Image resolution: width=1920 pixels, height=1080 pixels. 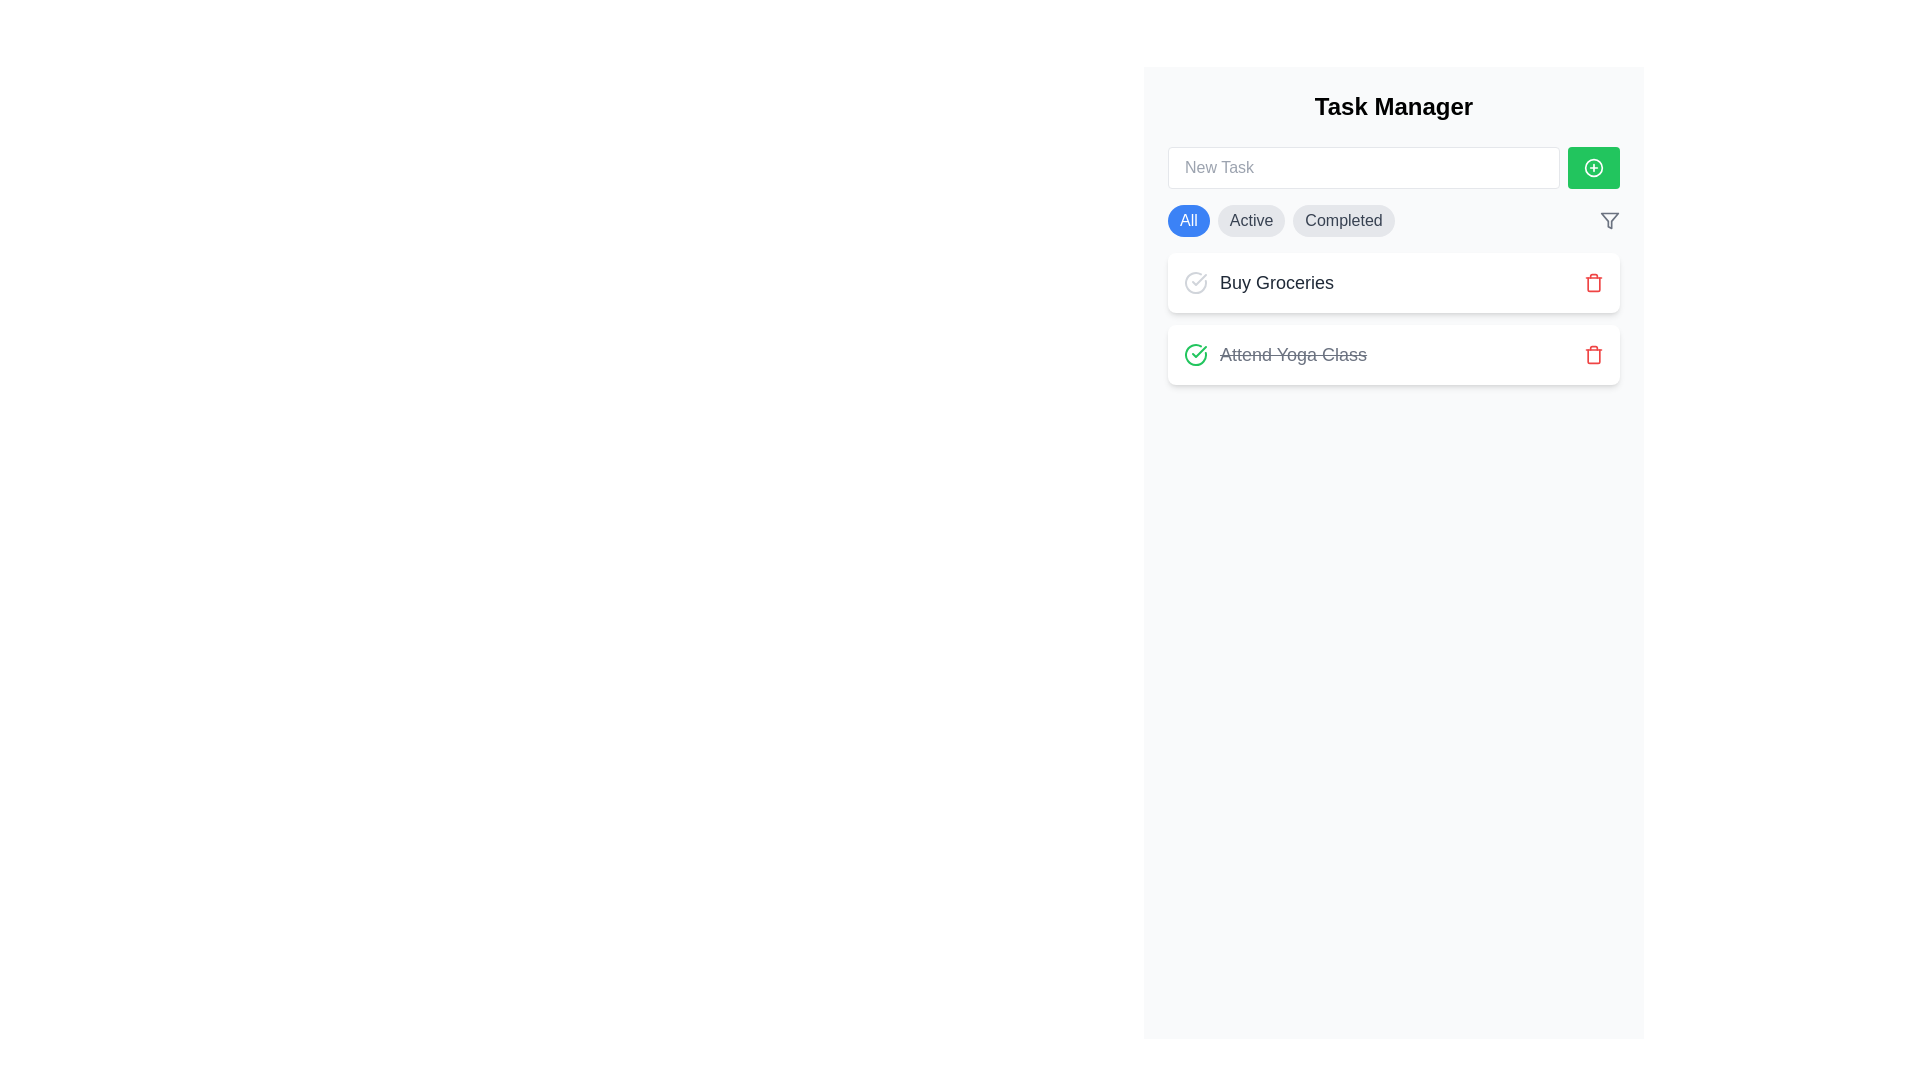 I want to click on the status indicator icon located on the leftmost side of the 'Buy Groceries' task item, so click(x=1195, y=282).